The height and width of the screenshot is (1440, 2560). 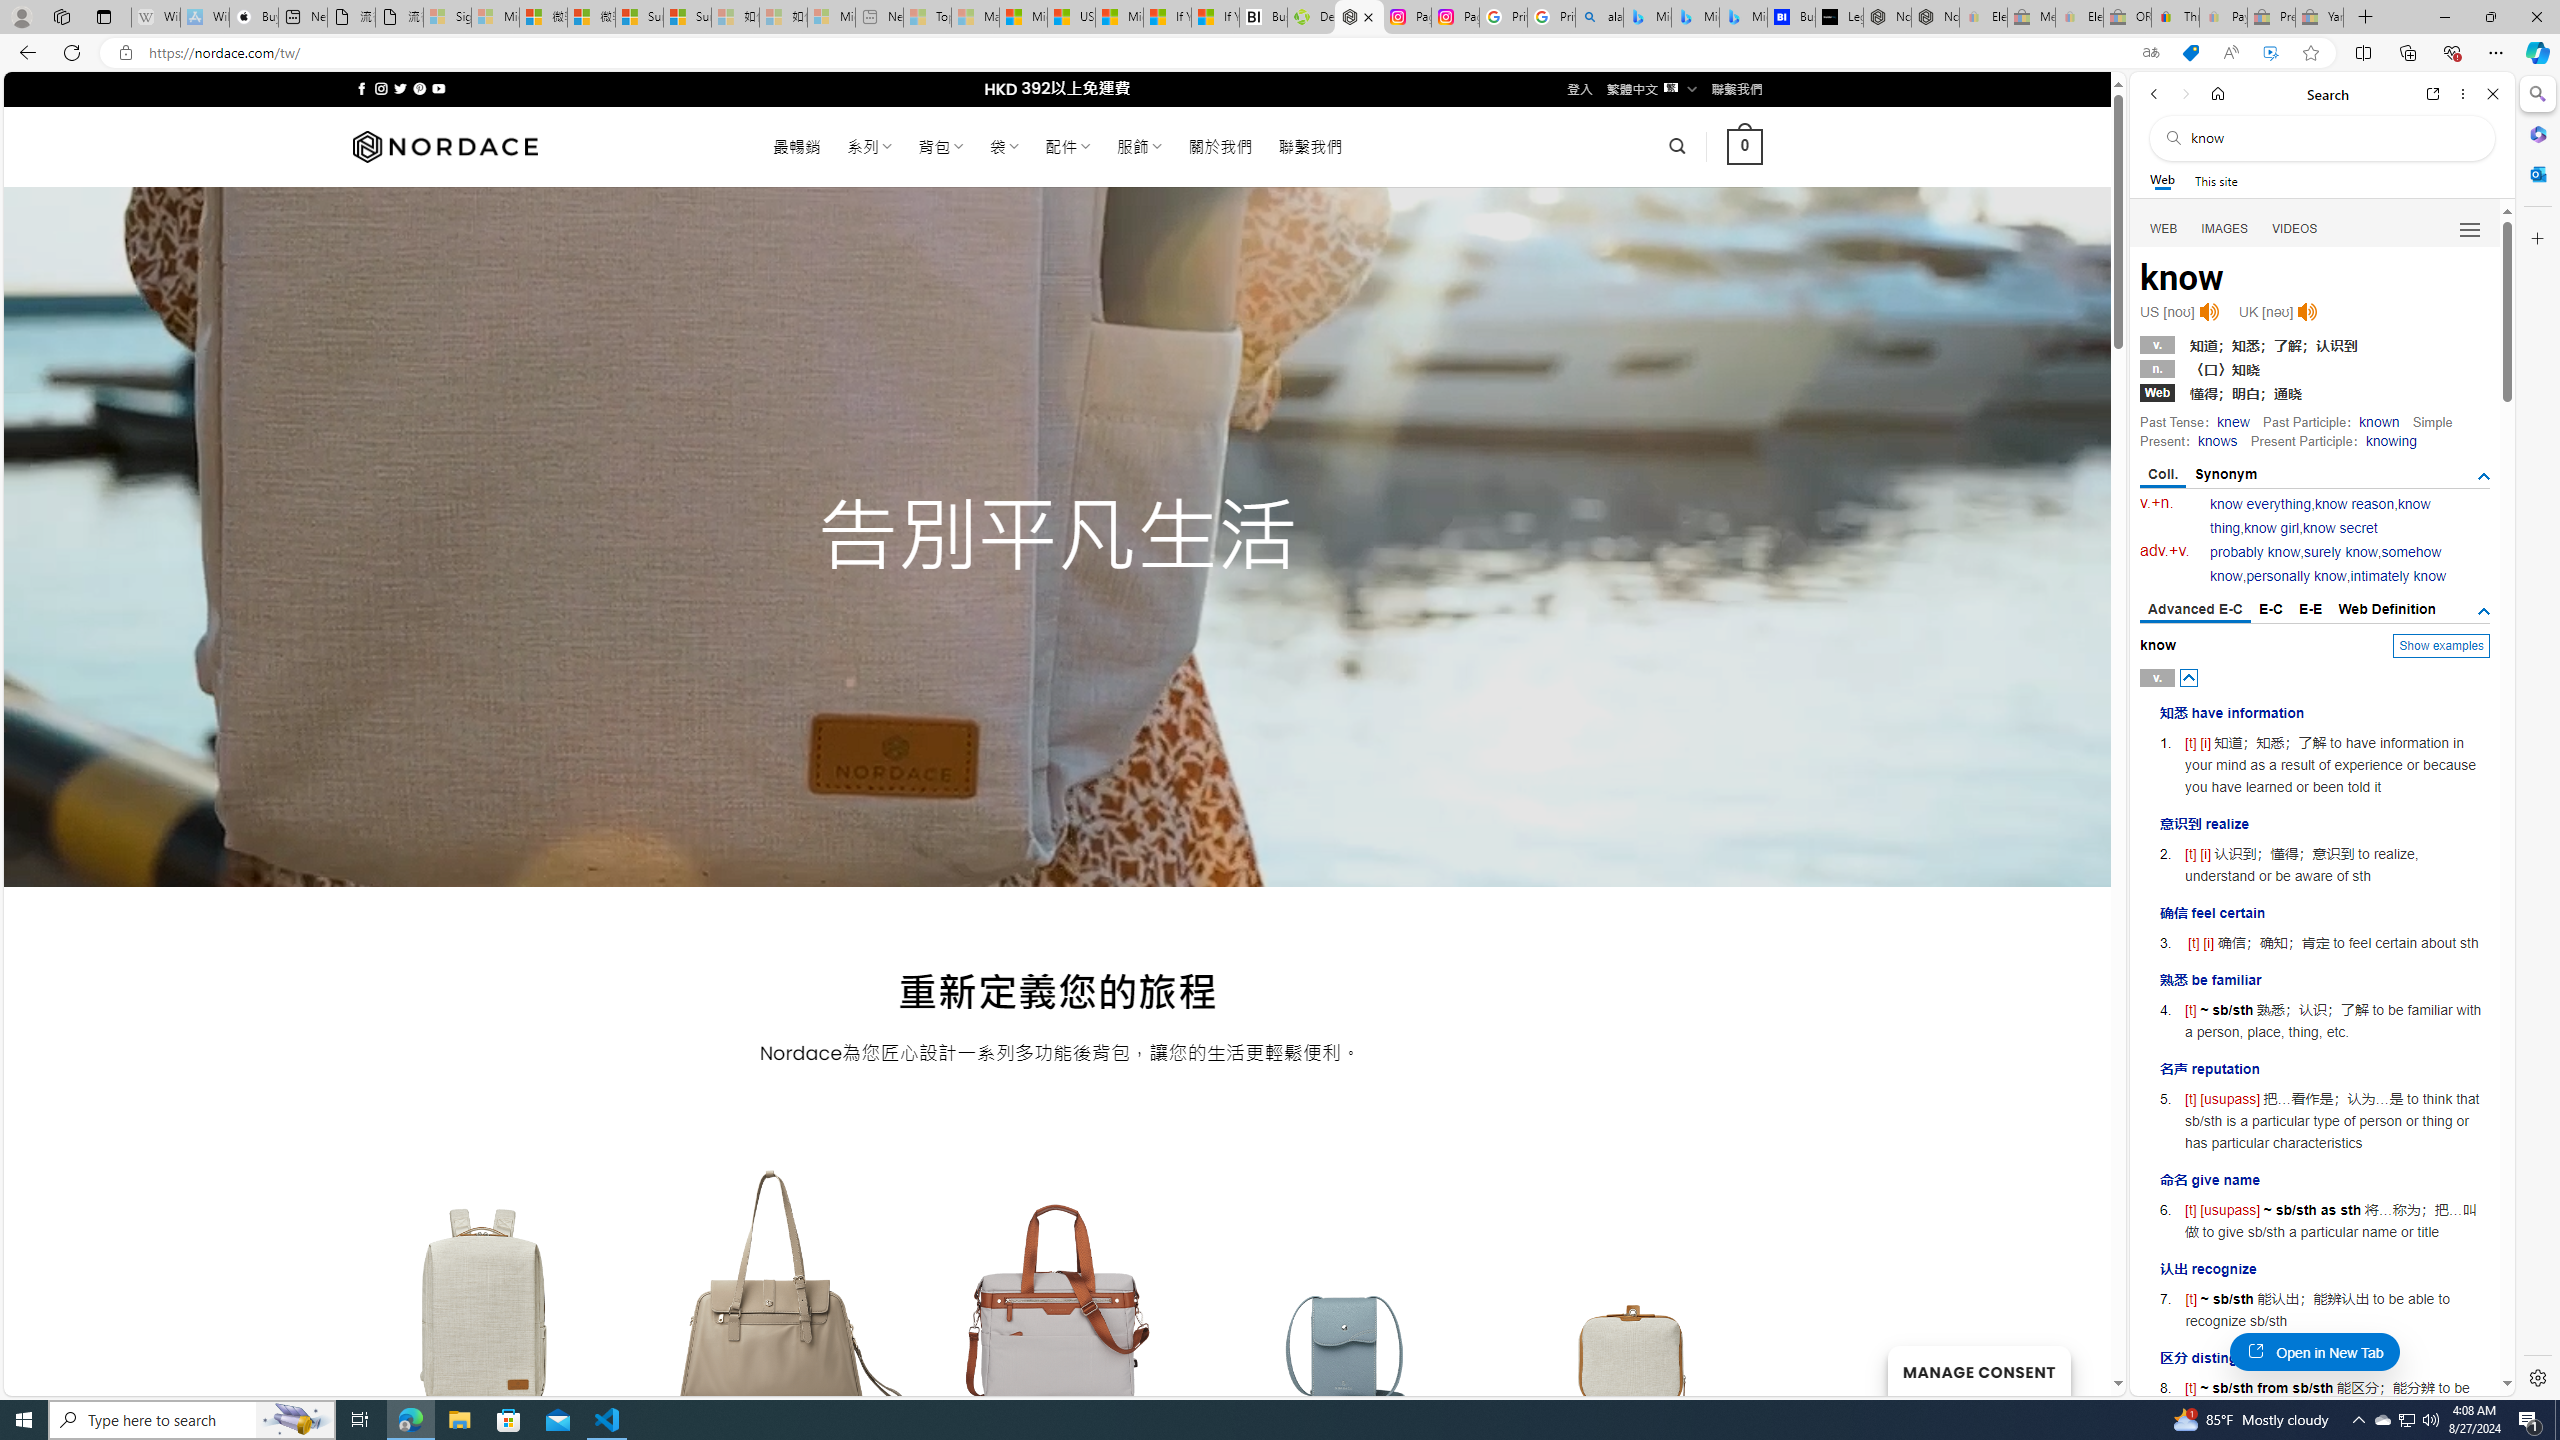 What do you see at coordinates (2233, 421) in the screenshot?
I see `'knew'` at bounding box center [2233, 421].